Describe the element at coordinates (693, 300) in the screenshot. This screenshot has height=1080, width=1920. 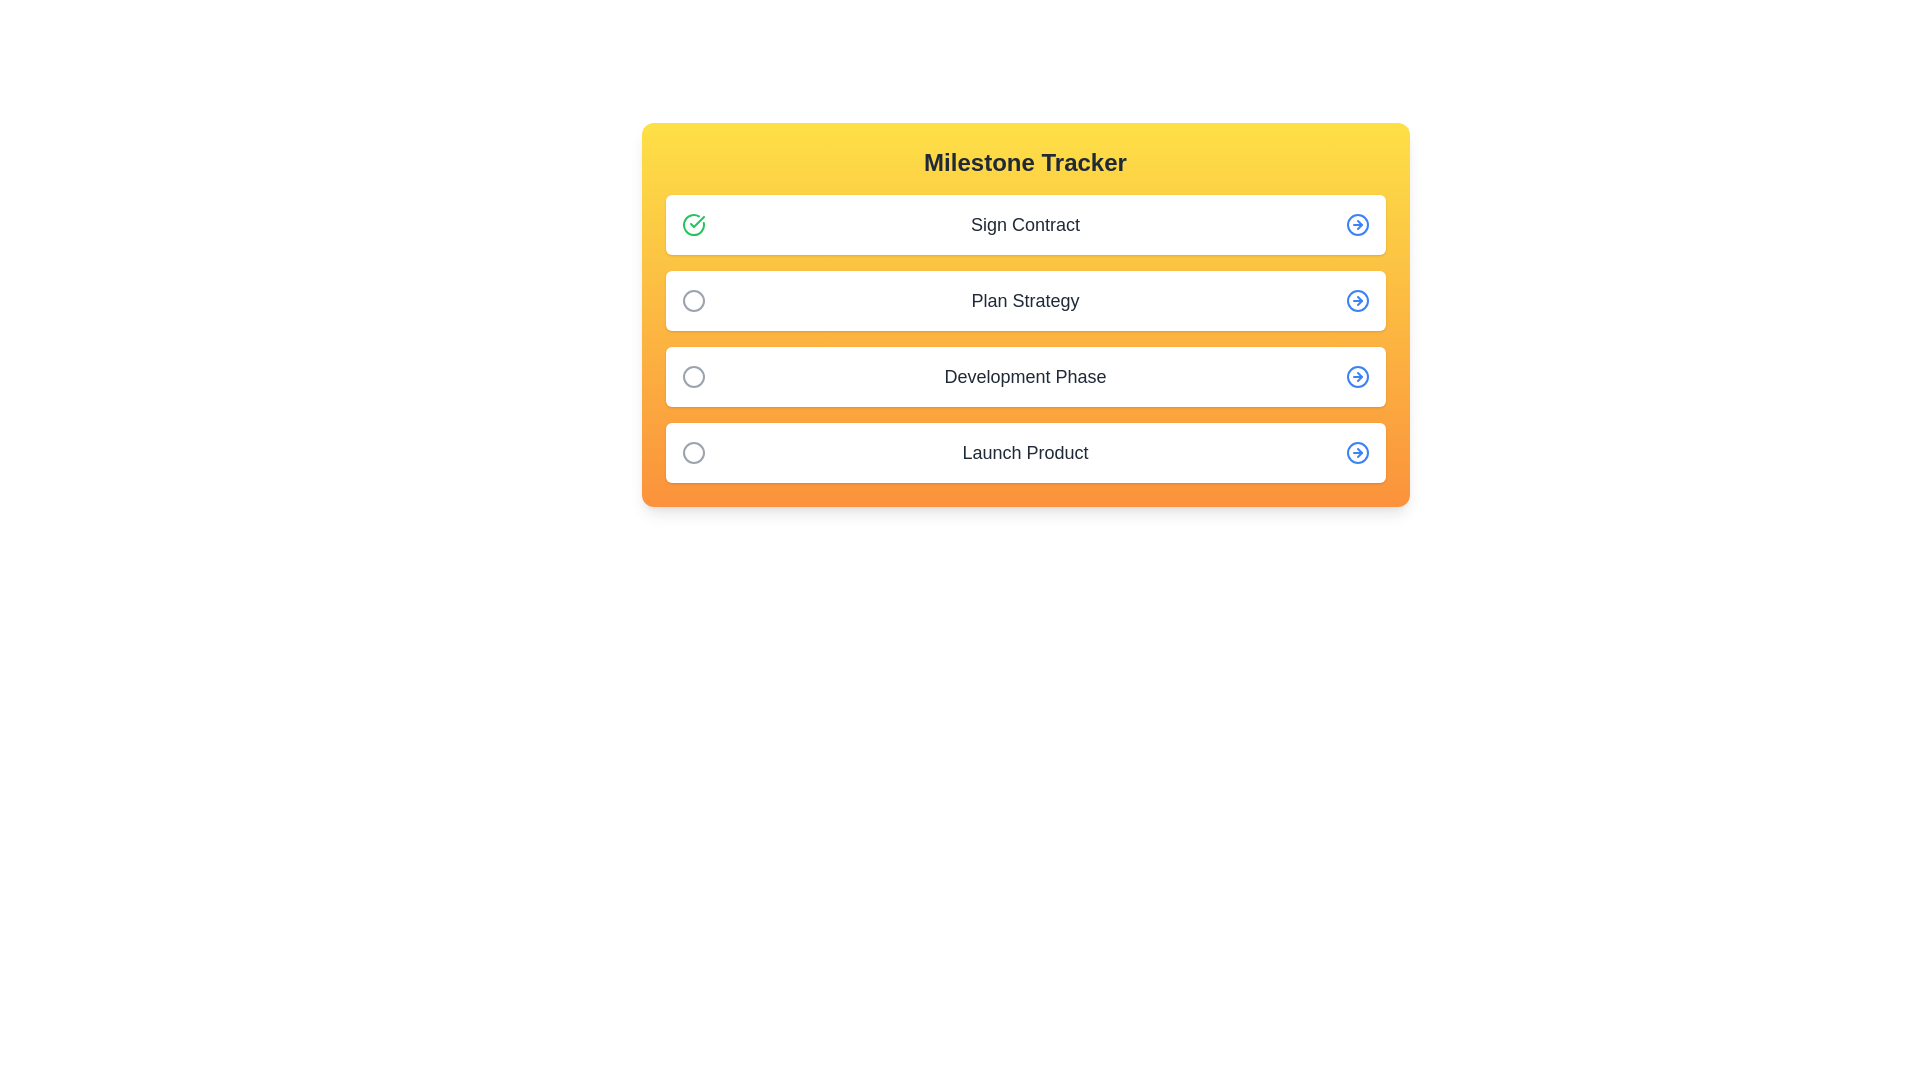
I see `the circular icon styled as an outline of a circle, located to the left of the text 'Plan Strategy'` at that location.